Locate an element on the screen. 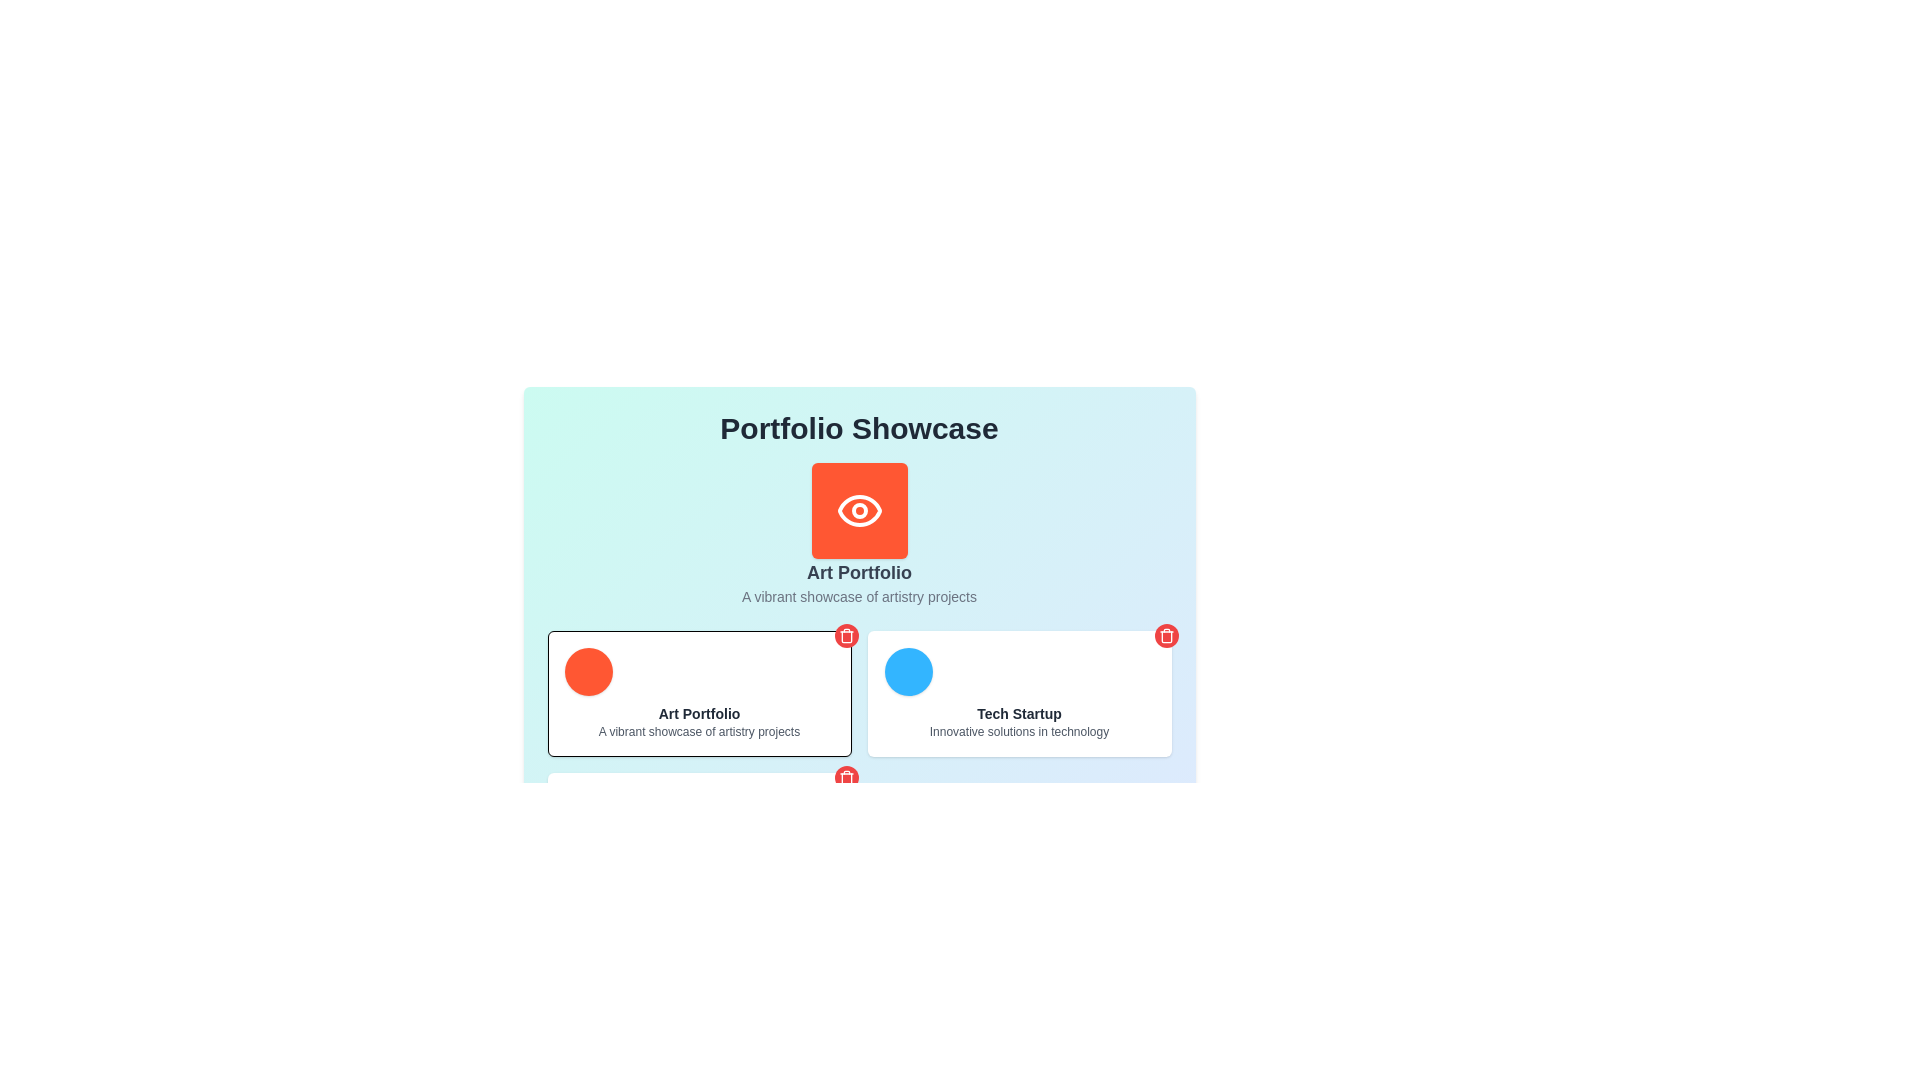 This screenshot has height=1080, width=1920. the static text providing additional descriptive information about the 'Art Portfolio' located beneath the title 'Art Portfolio' within the 'Portfolio Showcase' section is located at coordinates (859, 596).